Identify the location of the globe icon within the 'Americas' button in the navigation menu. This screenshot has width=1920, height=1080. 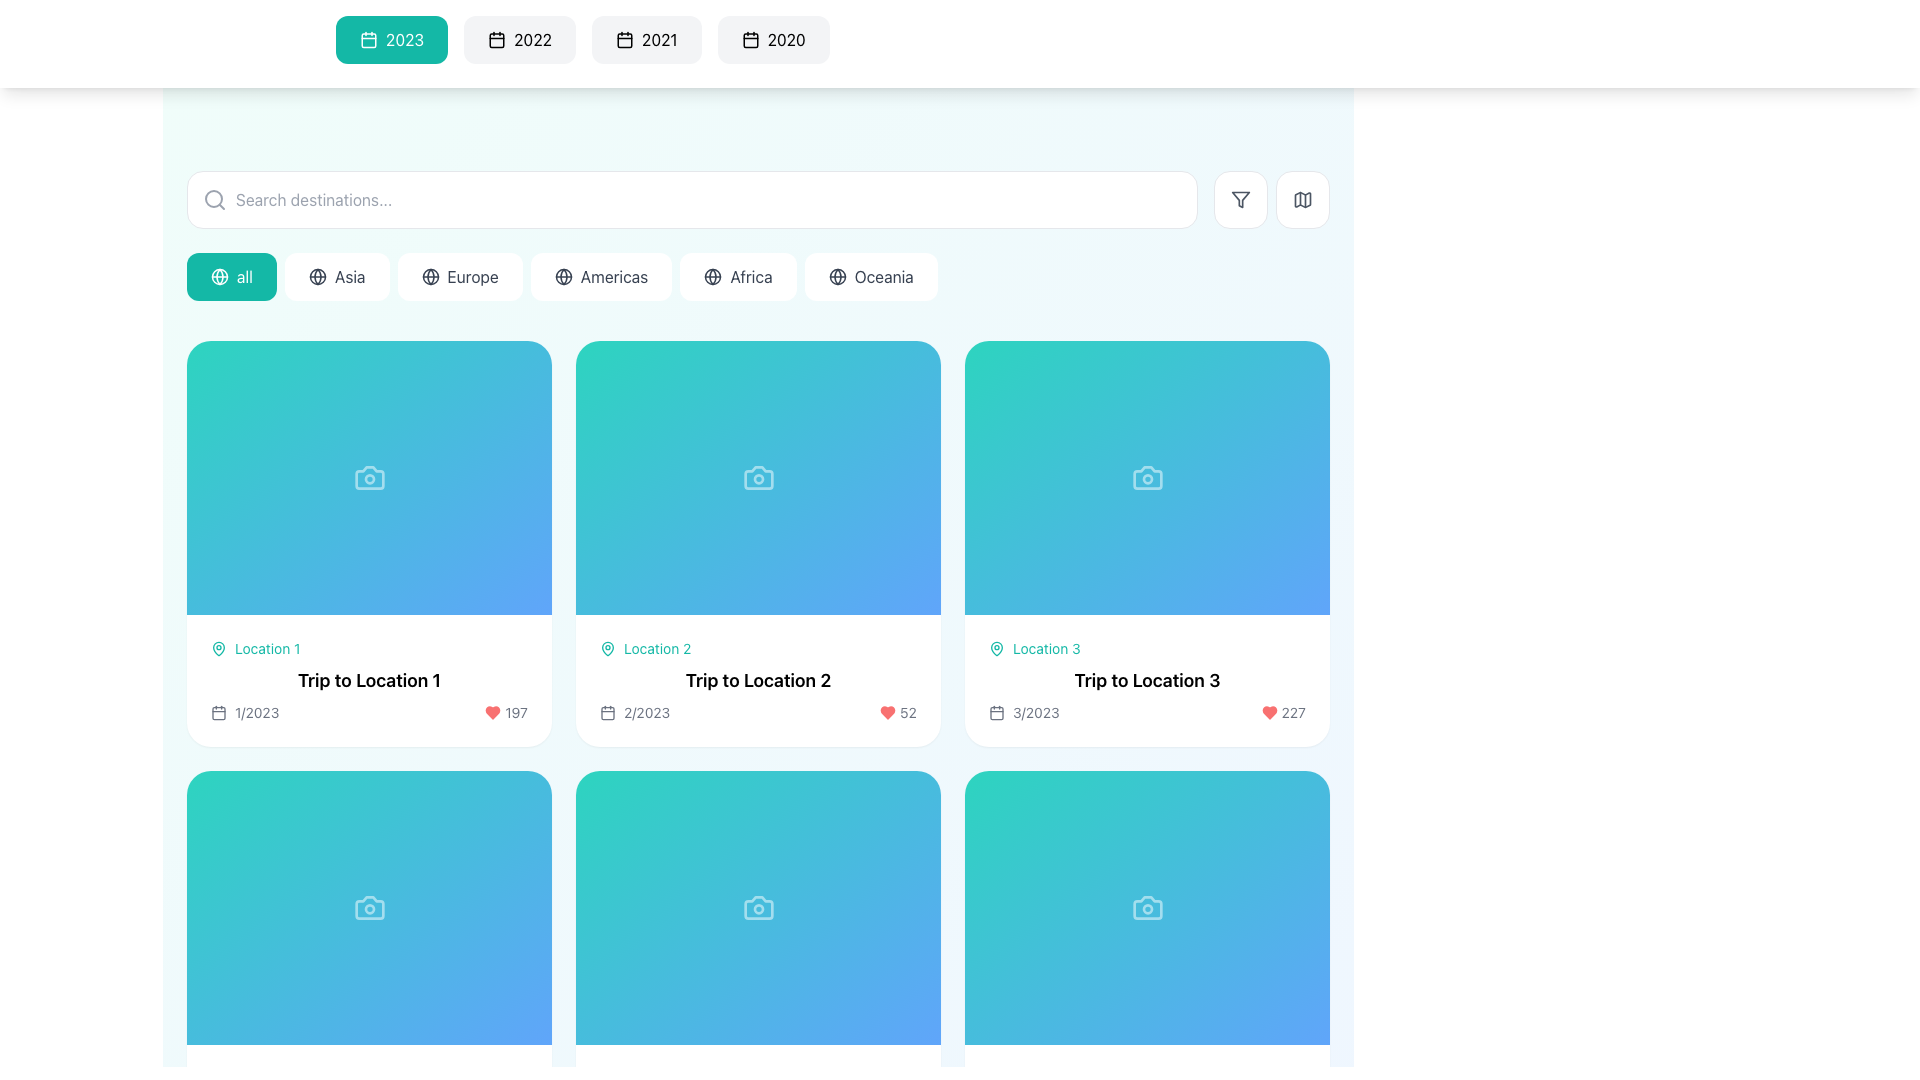
(562, 277).